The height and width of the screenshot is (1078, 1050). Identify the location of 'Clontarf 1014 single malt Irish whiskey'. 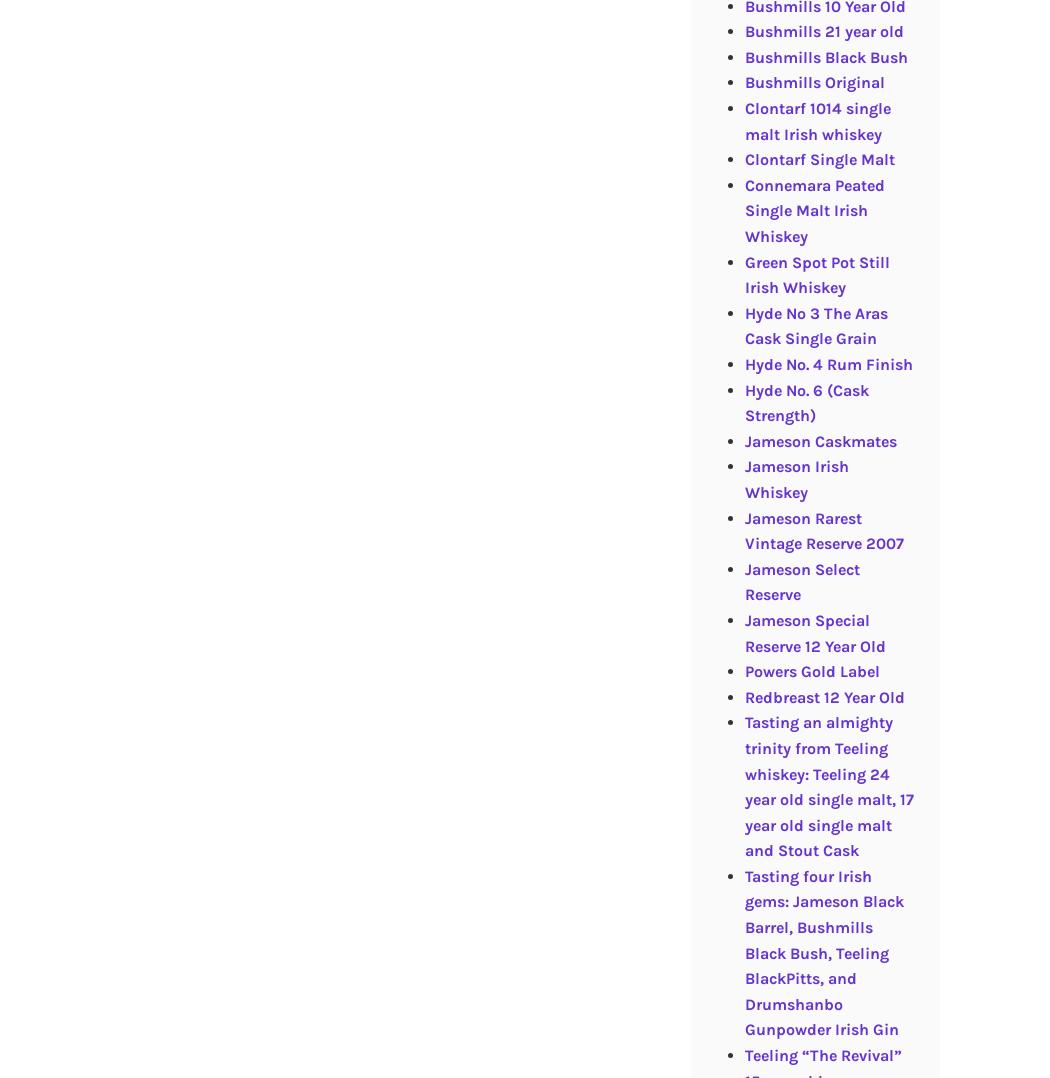
(816, 120).